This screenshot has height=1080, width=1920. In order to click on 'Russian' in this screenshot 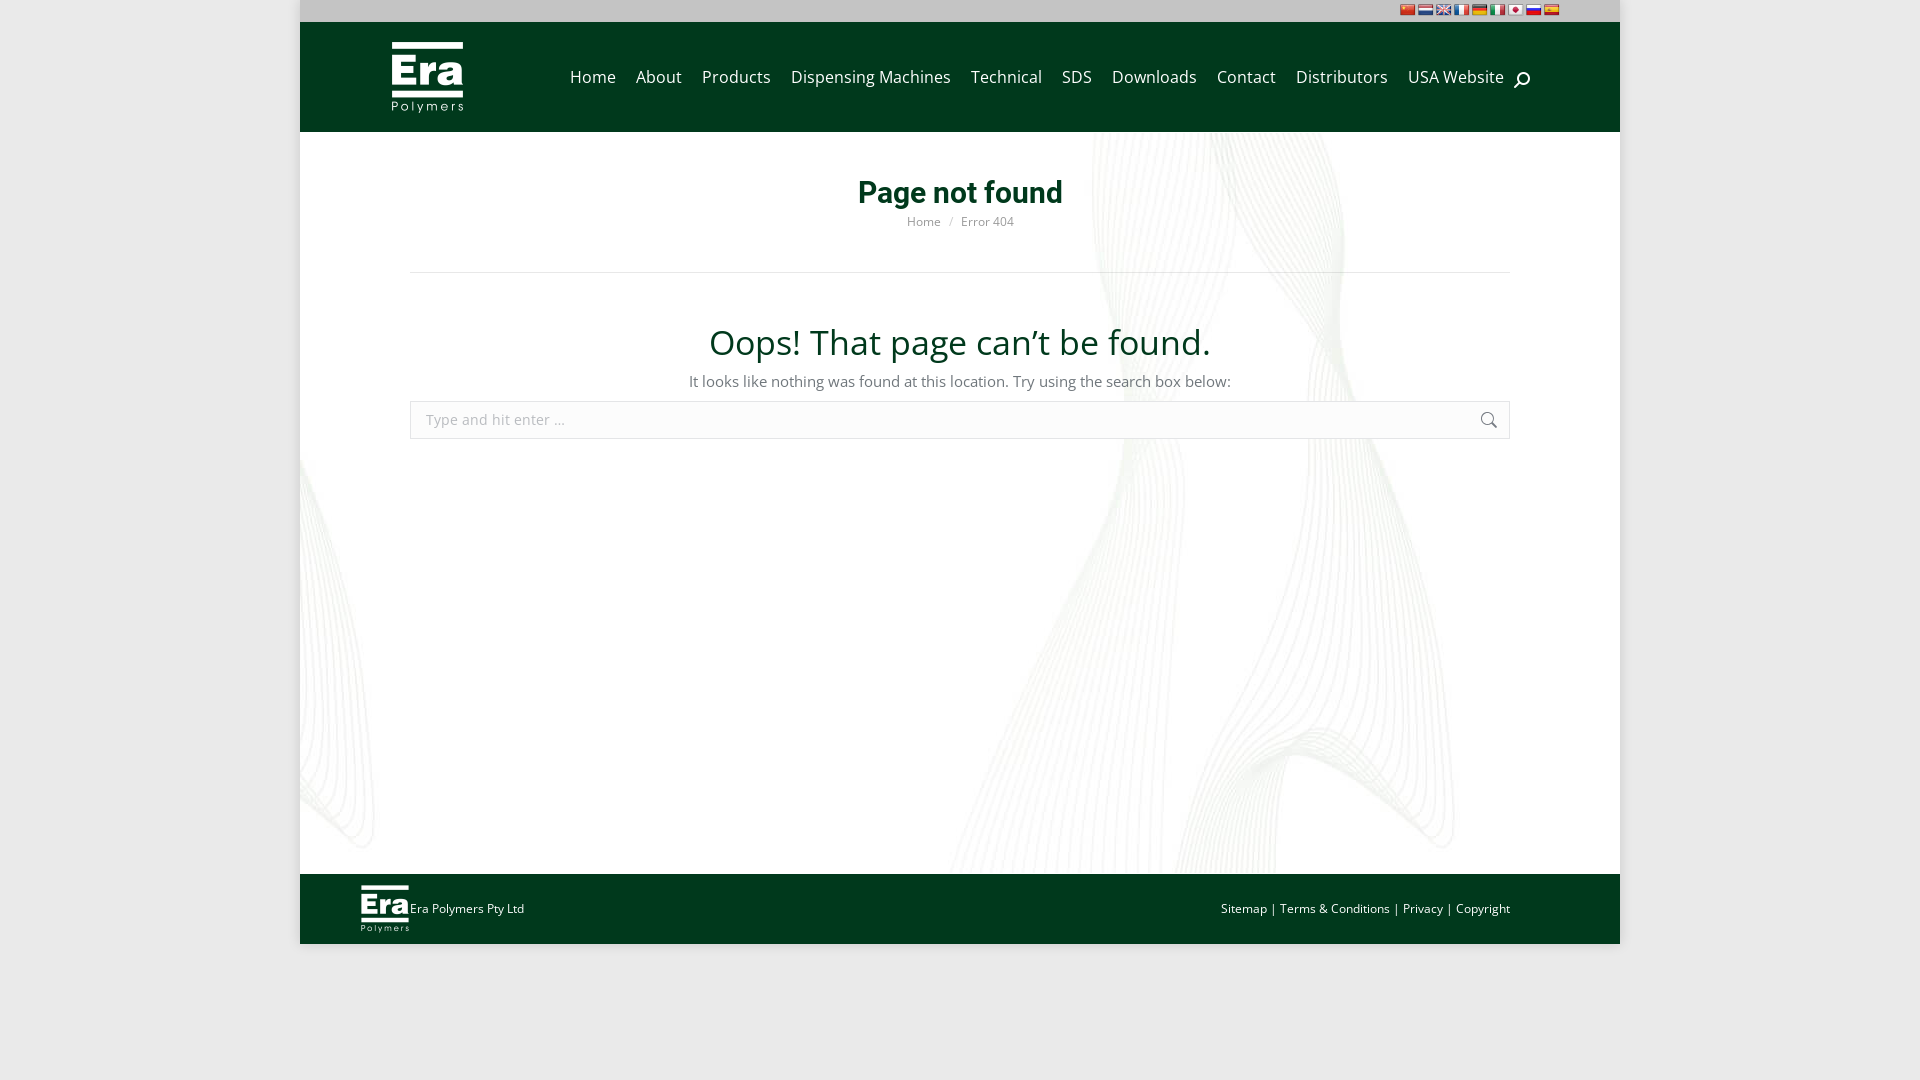, I will do `click(1525, 10)`.